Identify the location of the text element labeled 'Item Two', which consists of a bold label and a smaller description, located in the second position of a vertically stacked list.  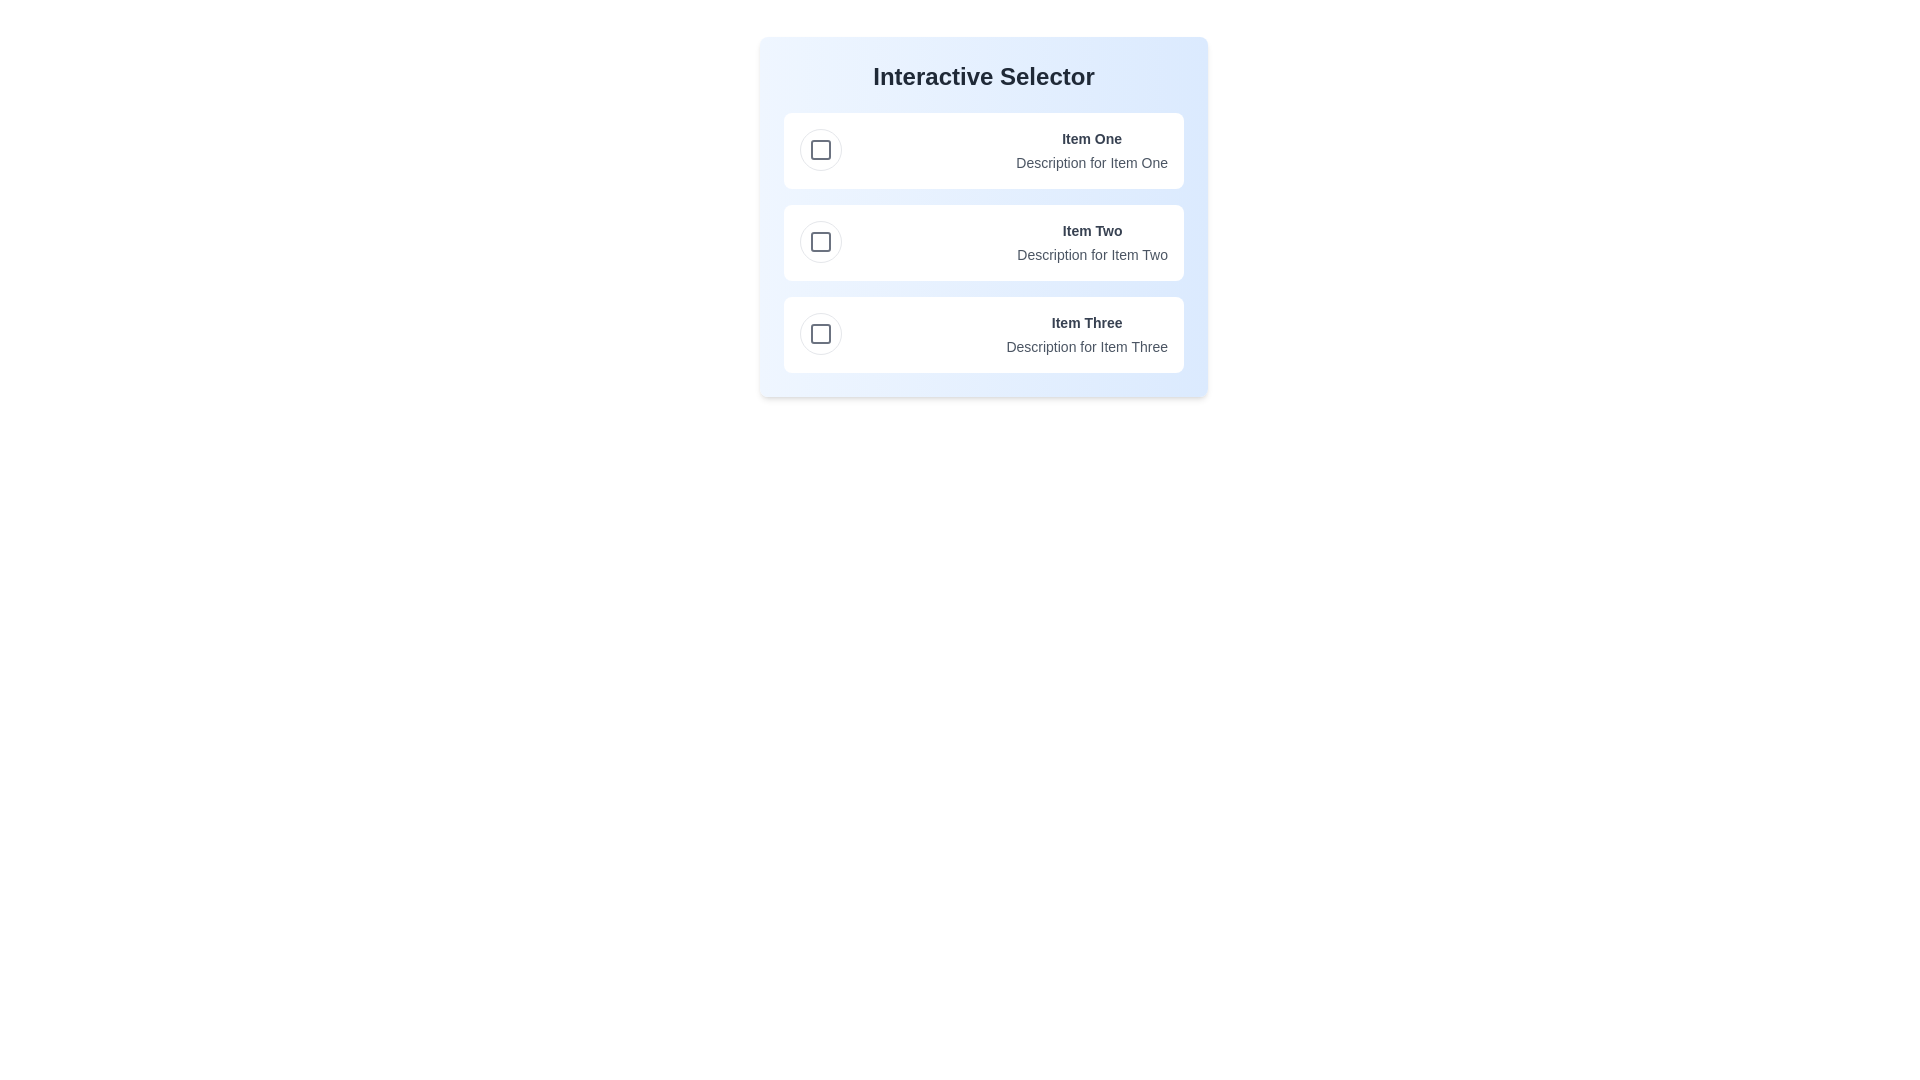
(1091, 242).